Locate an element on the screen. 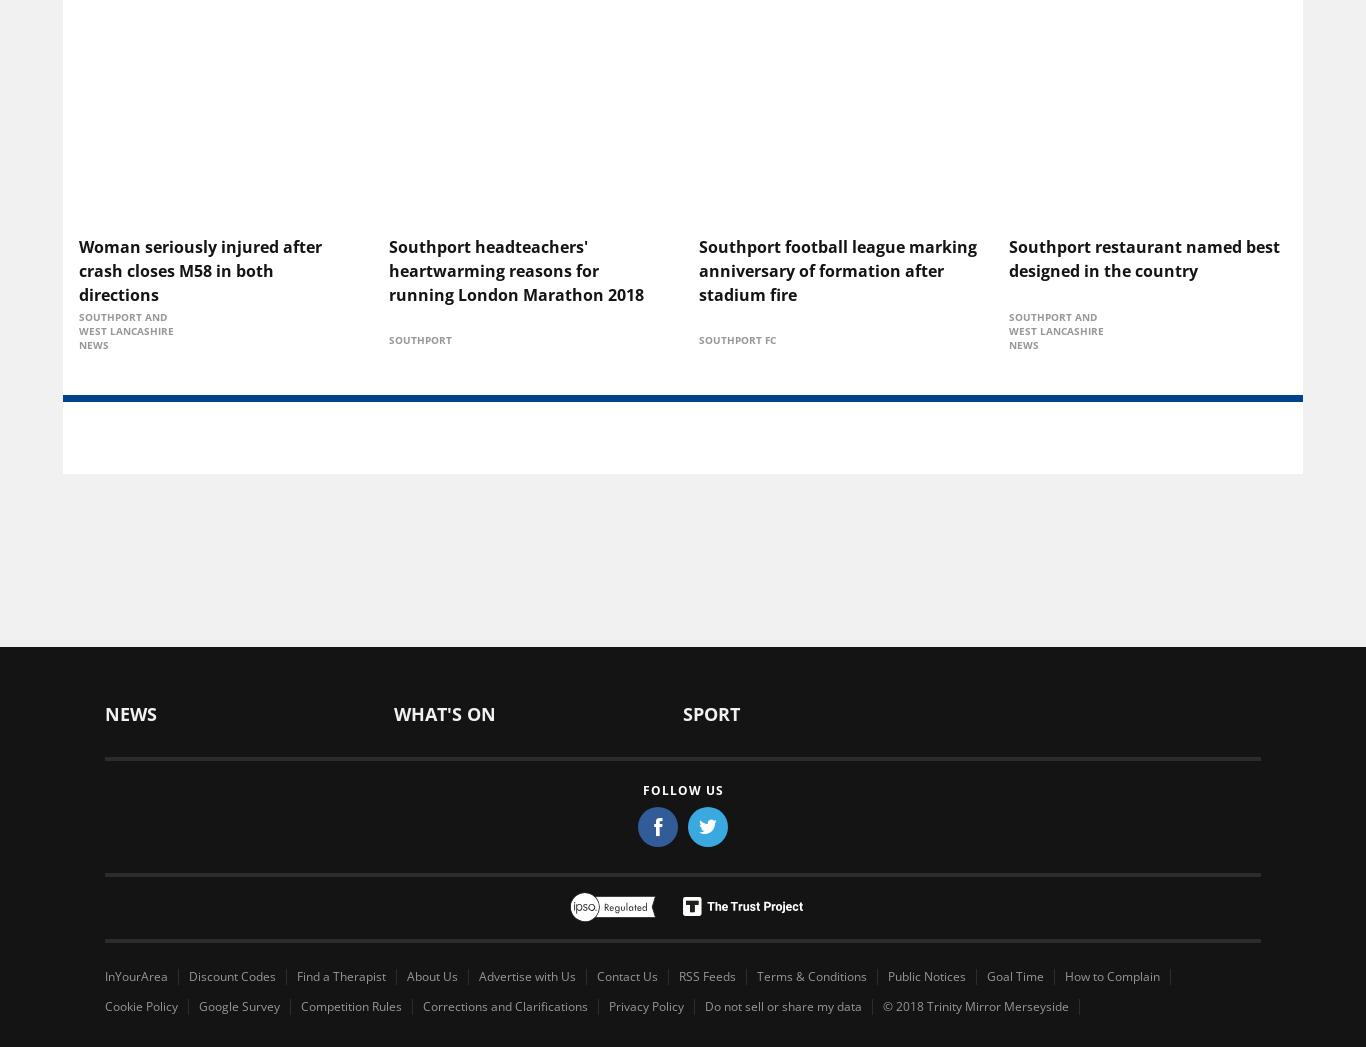 This screenshot has width=1366, height=1047. 'Discount Codes' is located at coordinates (232, 974).